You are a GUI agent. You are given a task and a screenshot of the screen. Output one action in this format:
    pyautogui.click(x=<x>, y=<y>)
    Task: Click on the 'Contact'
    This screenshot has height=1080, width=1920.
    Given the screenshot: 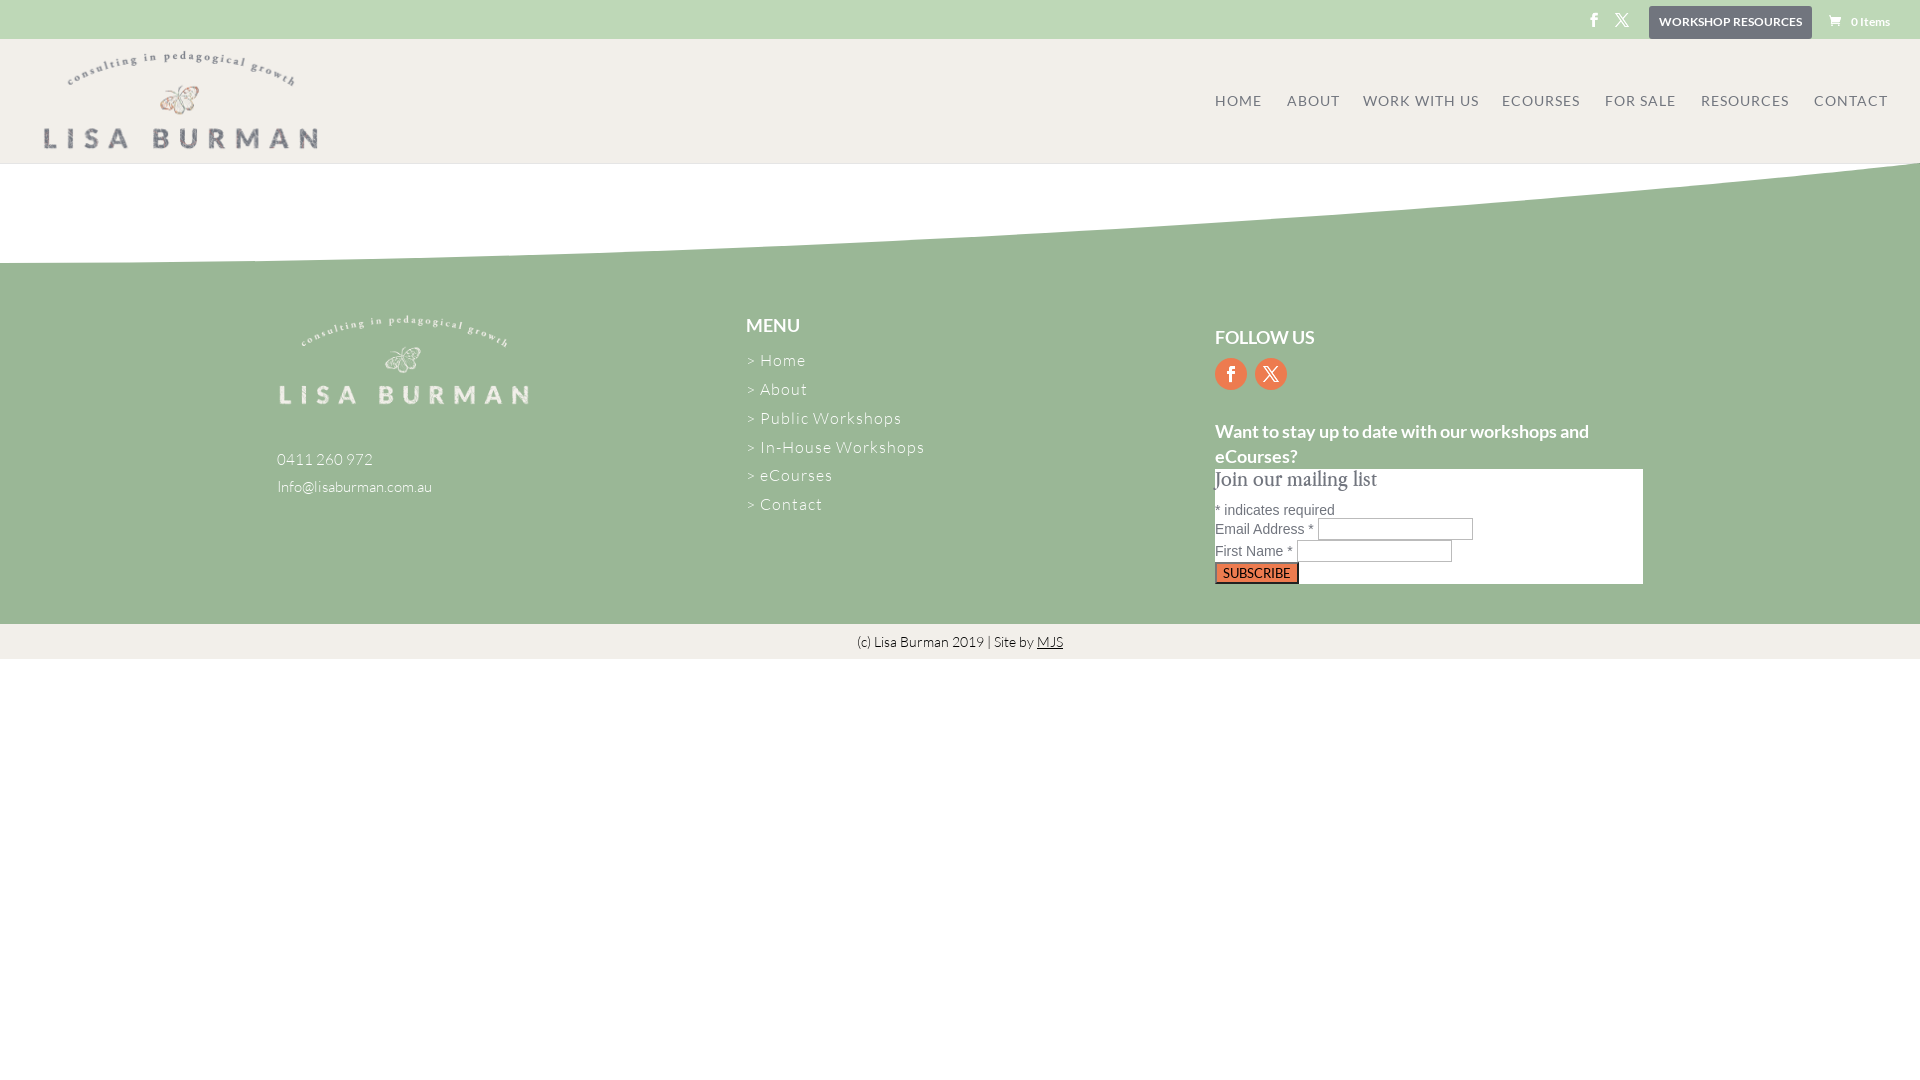 What is the action you would take?
    pyautogui.click(x=790, y=503)
    